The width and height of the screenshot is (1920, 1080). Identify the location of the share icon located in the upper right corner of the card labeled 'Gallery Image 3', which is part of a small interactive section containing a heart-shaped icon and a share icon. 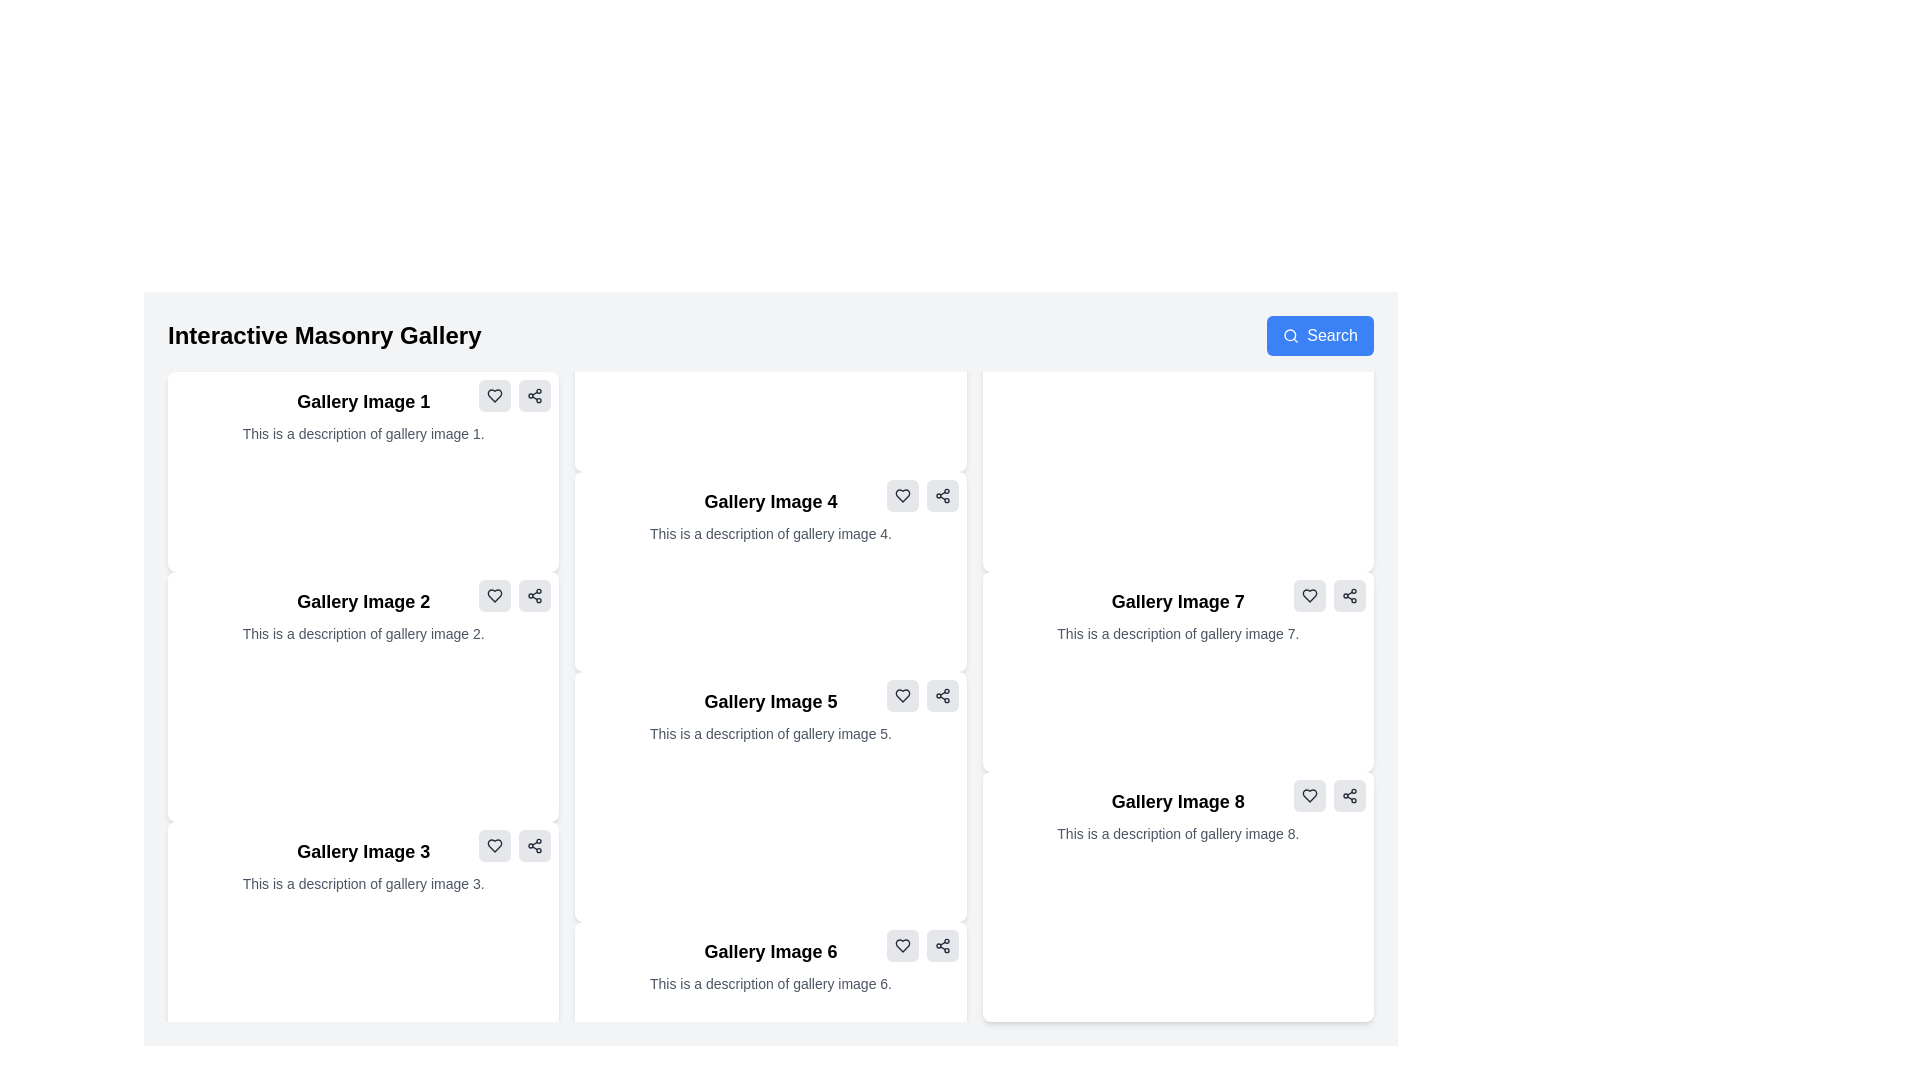
(515, 845).